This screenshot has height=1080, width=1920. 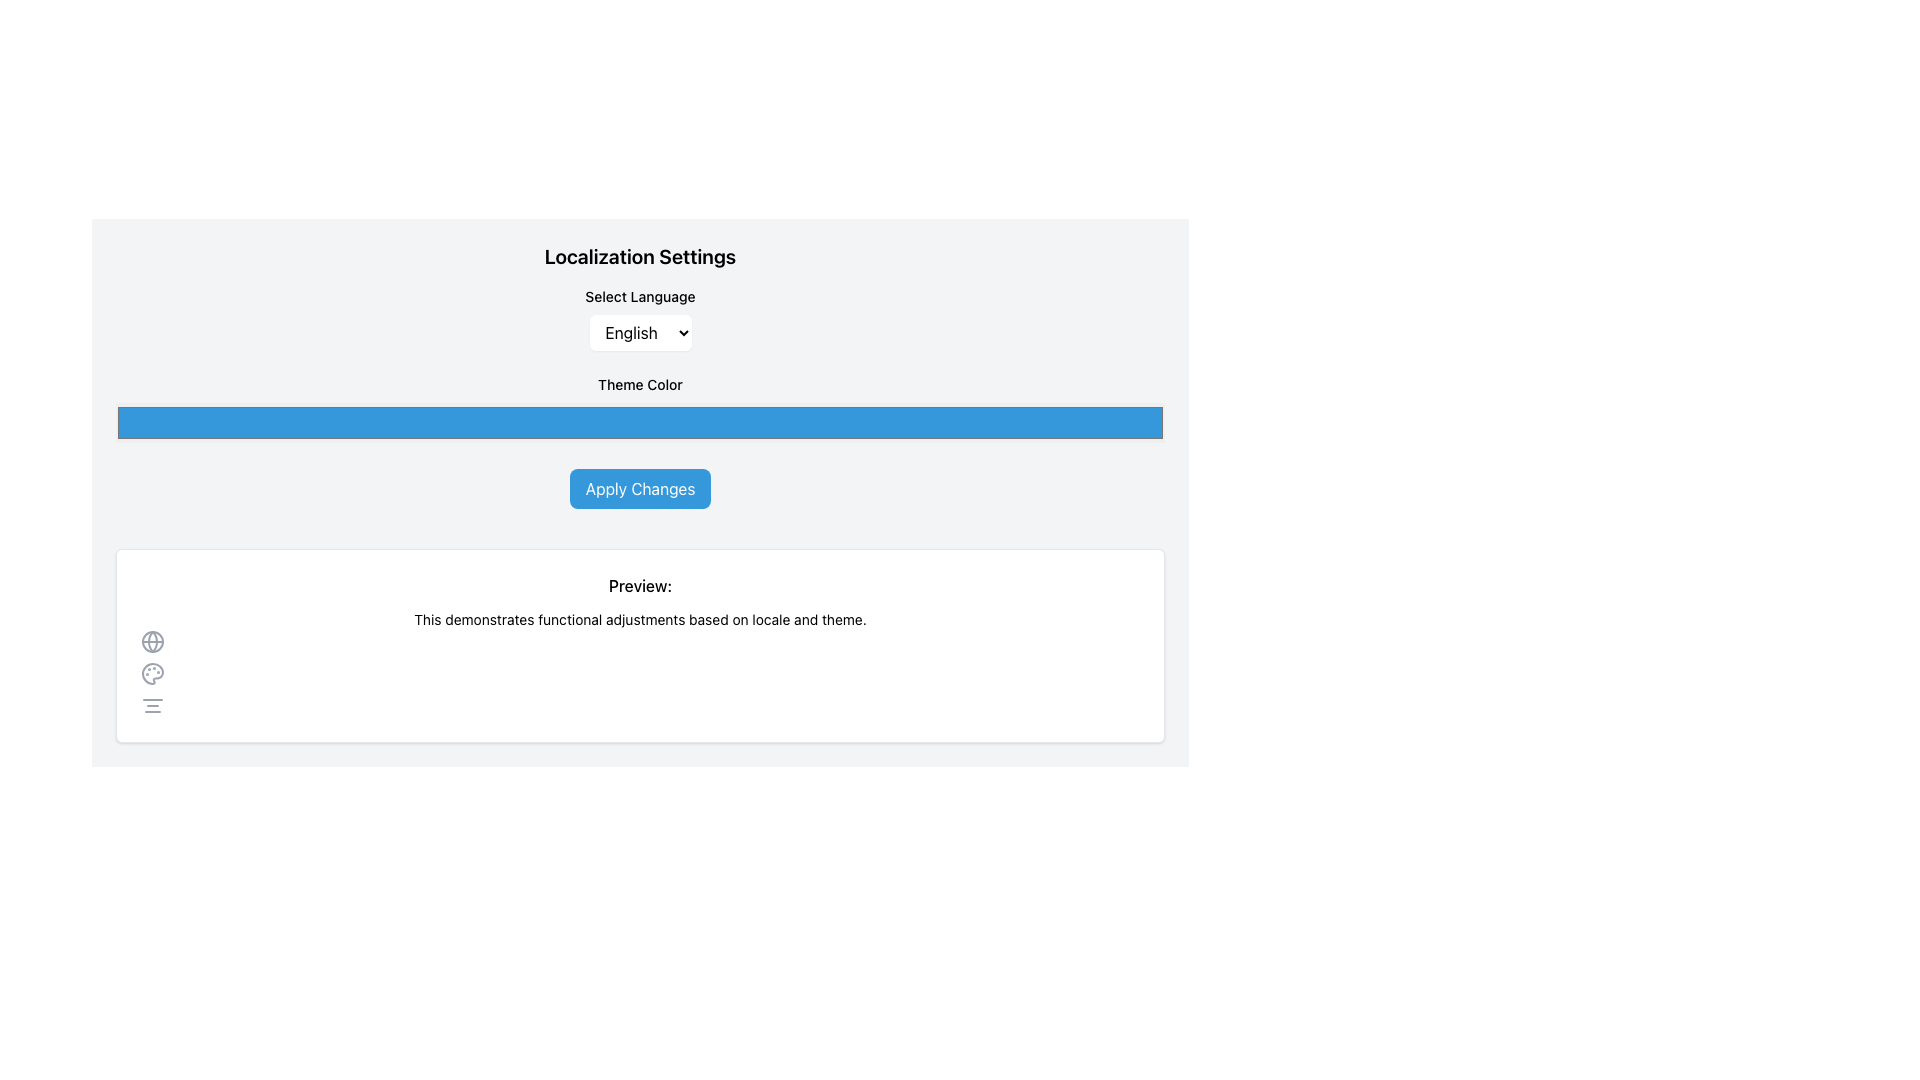 I want to click on the Color Picker with a solid blue background labeled 'Theme Color', so click(x=640, y=408).